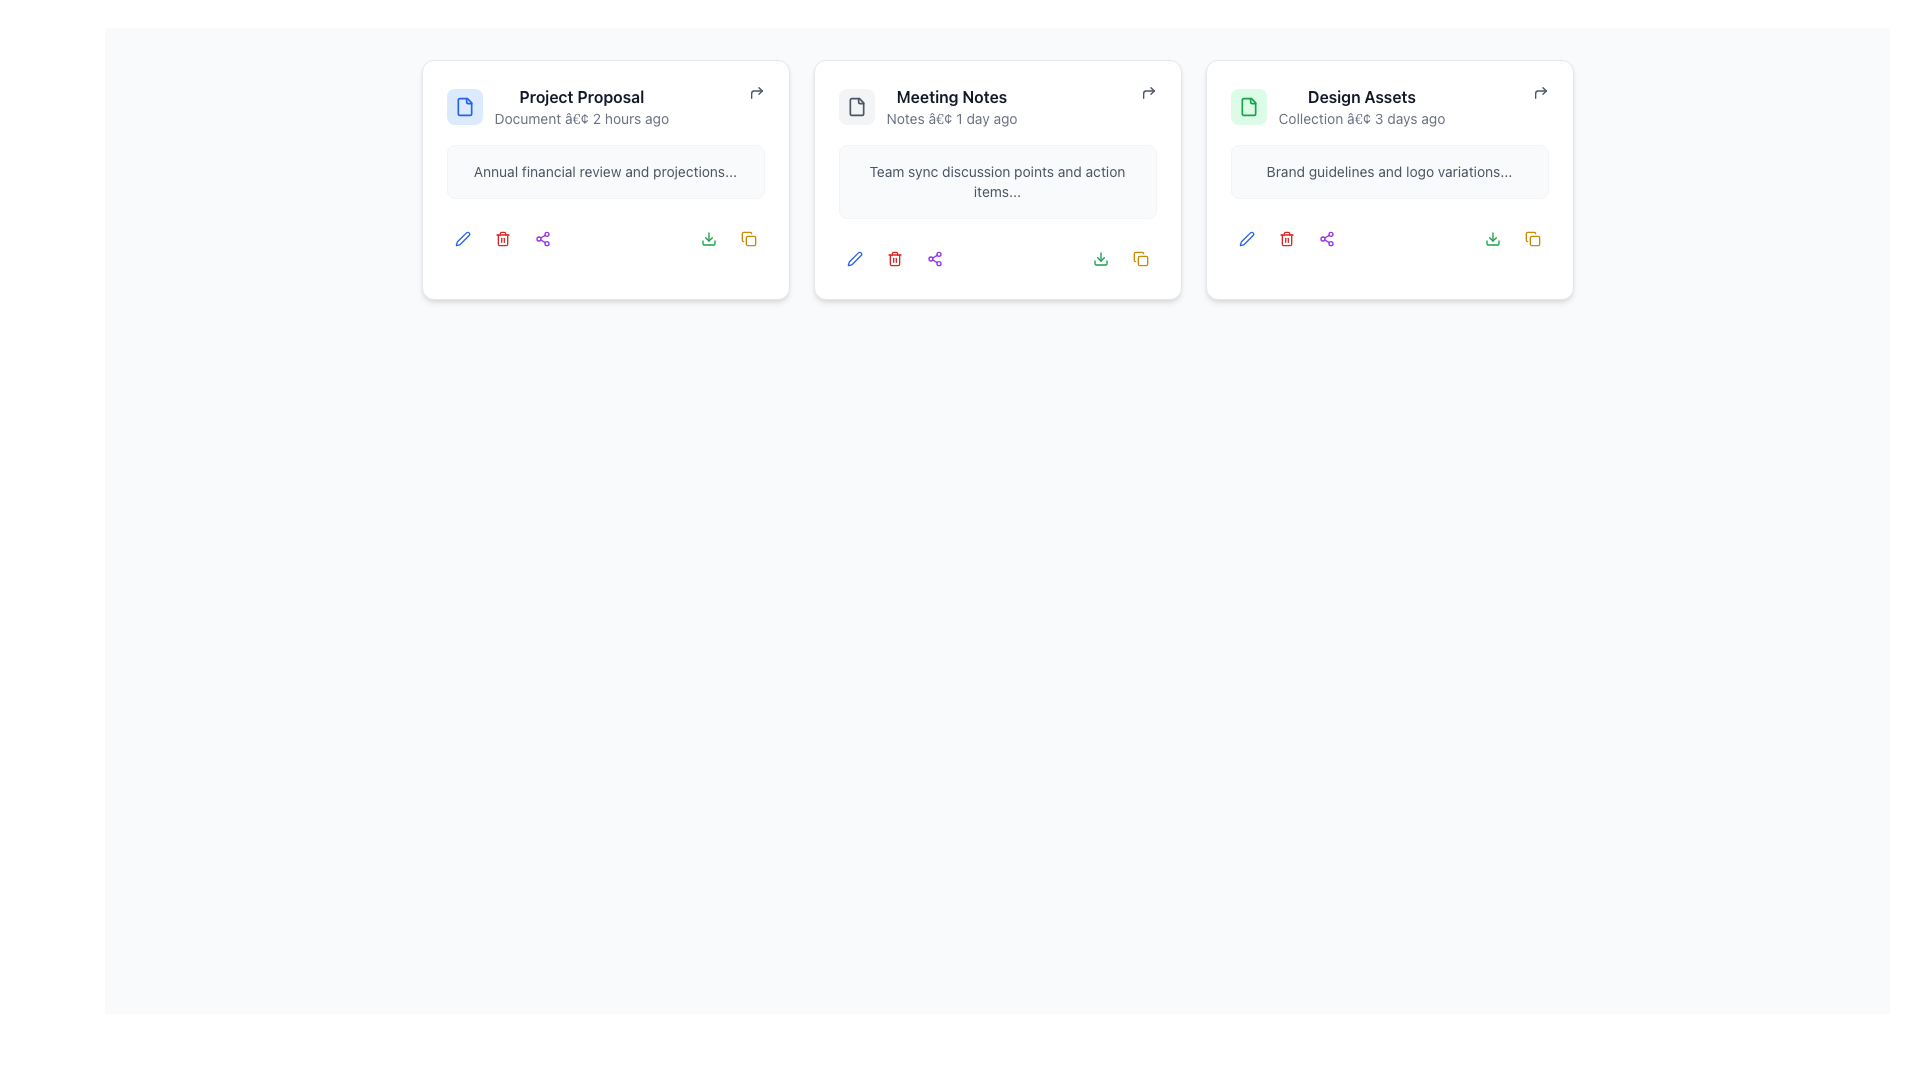 The width and height of the screenshot is (1920, 1080). I want to click on the text label that displays 'Design Assets' in bold, located within the third card under a green document icon, so click(1360, 107).